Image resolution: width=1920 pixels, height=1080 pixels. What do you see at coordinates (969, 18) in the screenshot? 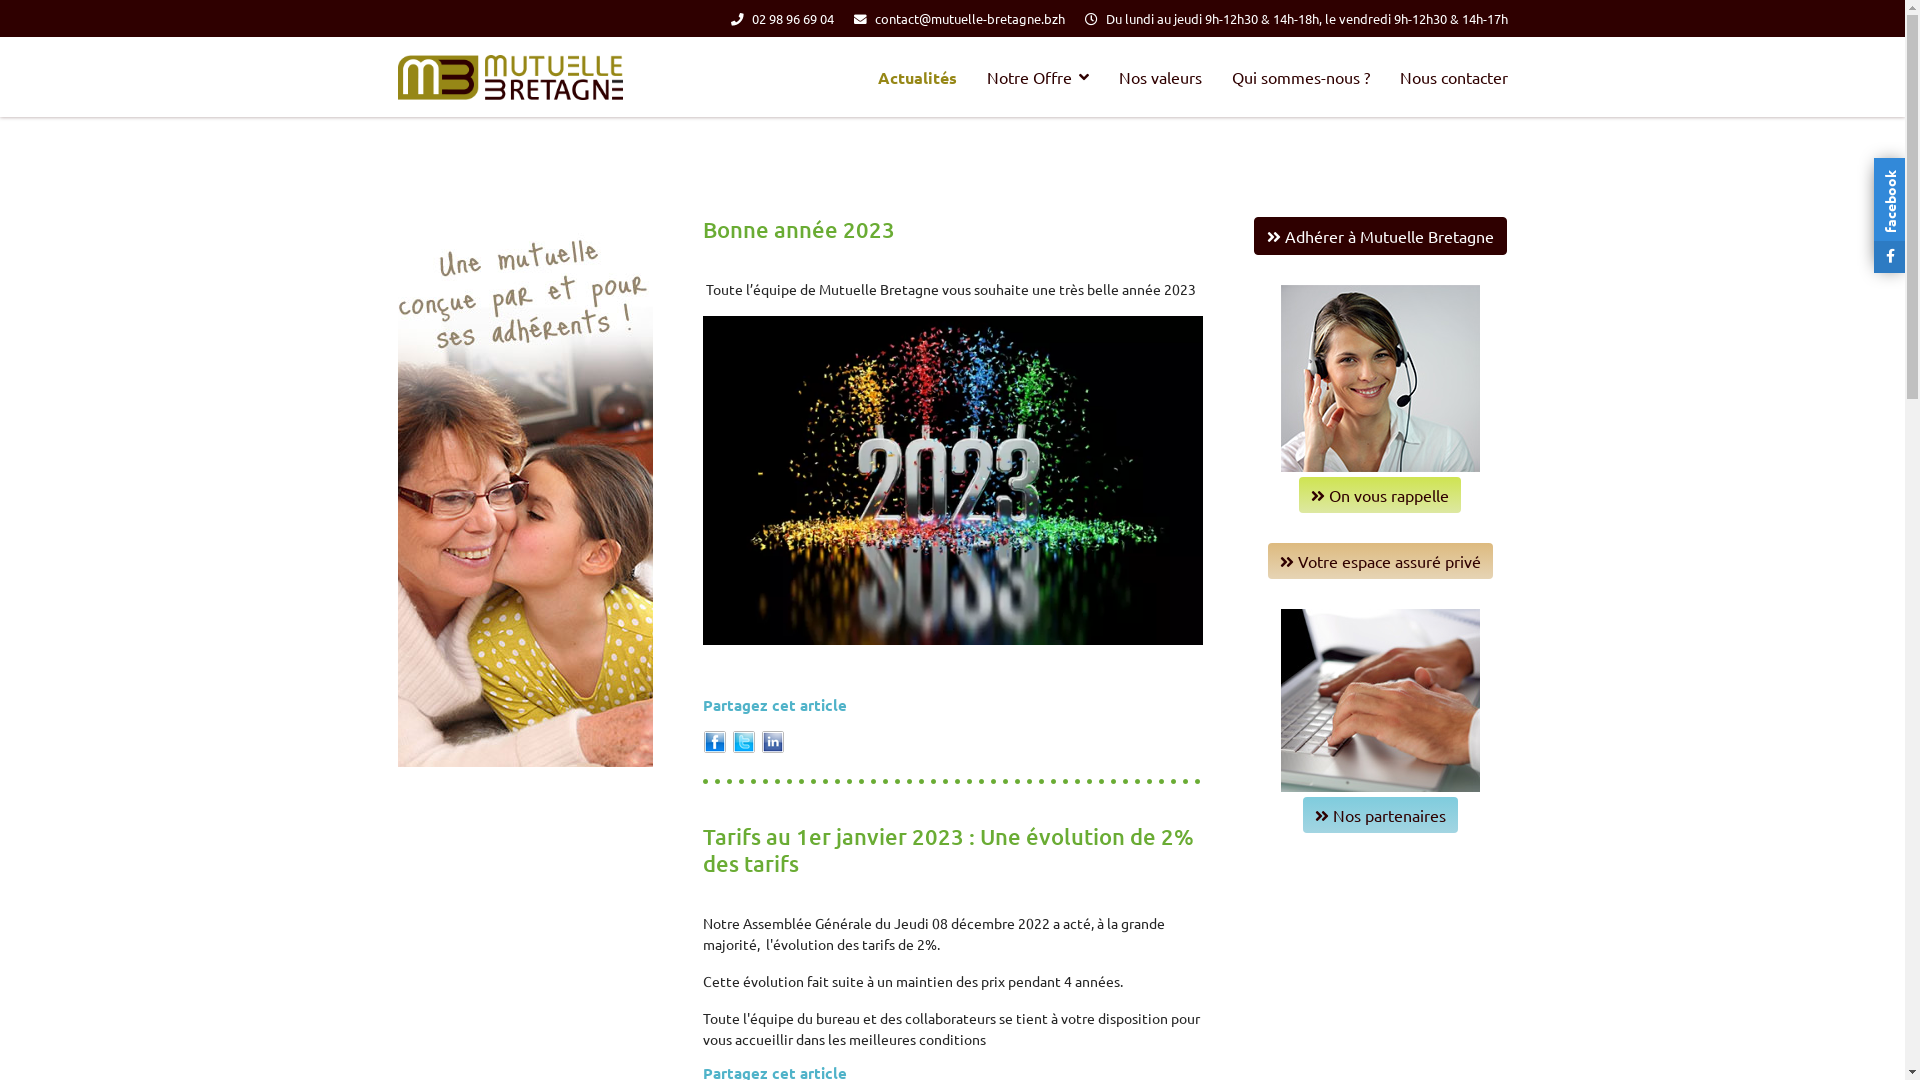
I see `'contact@mutuelle-bretagne.bzh'` at bounding box center [969, 18].